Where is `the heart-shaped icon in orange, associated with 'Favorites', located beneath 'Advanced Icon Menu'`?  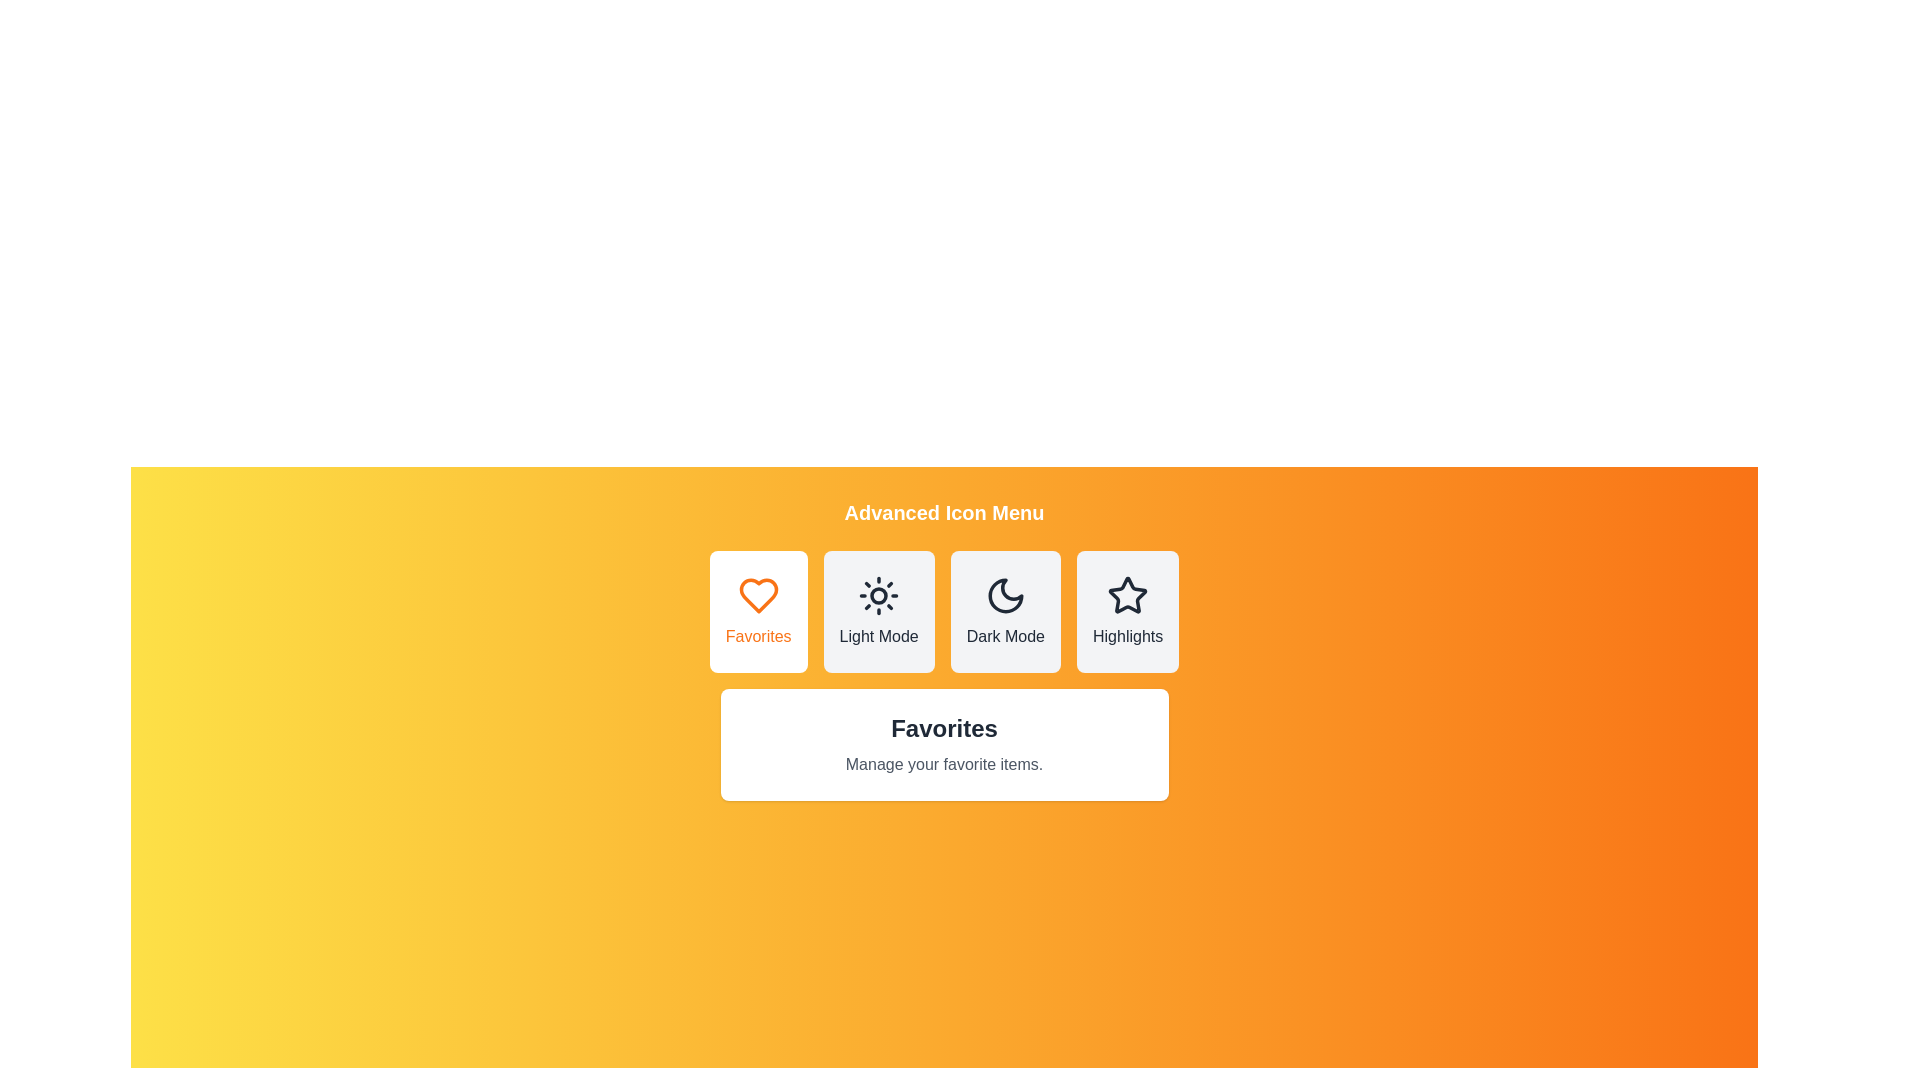
the heart-shaped icon in orange, associated with 'Favorites', located beneath 'Advanced Icon Menu' is located at coordinates (757, 595).